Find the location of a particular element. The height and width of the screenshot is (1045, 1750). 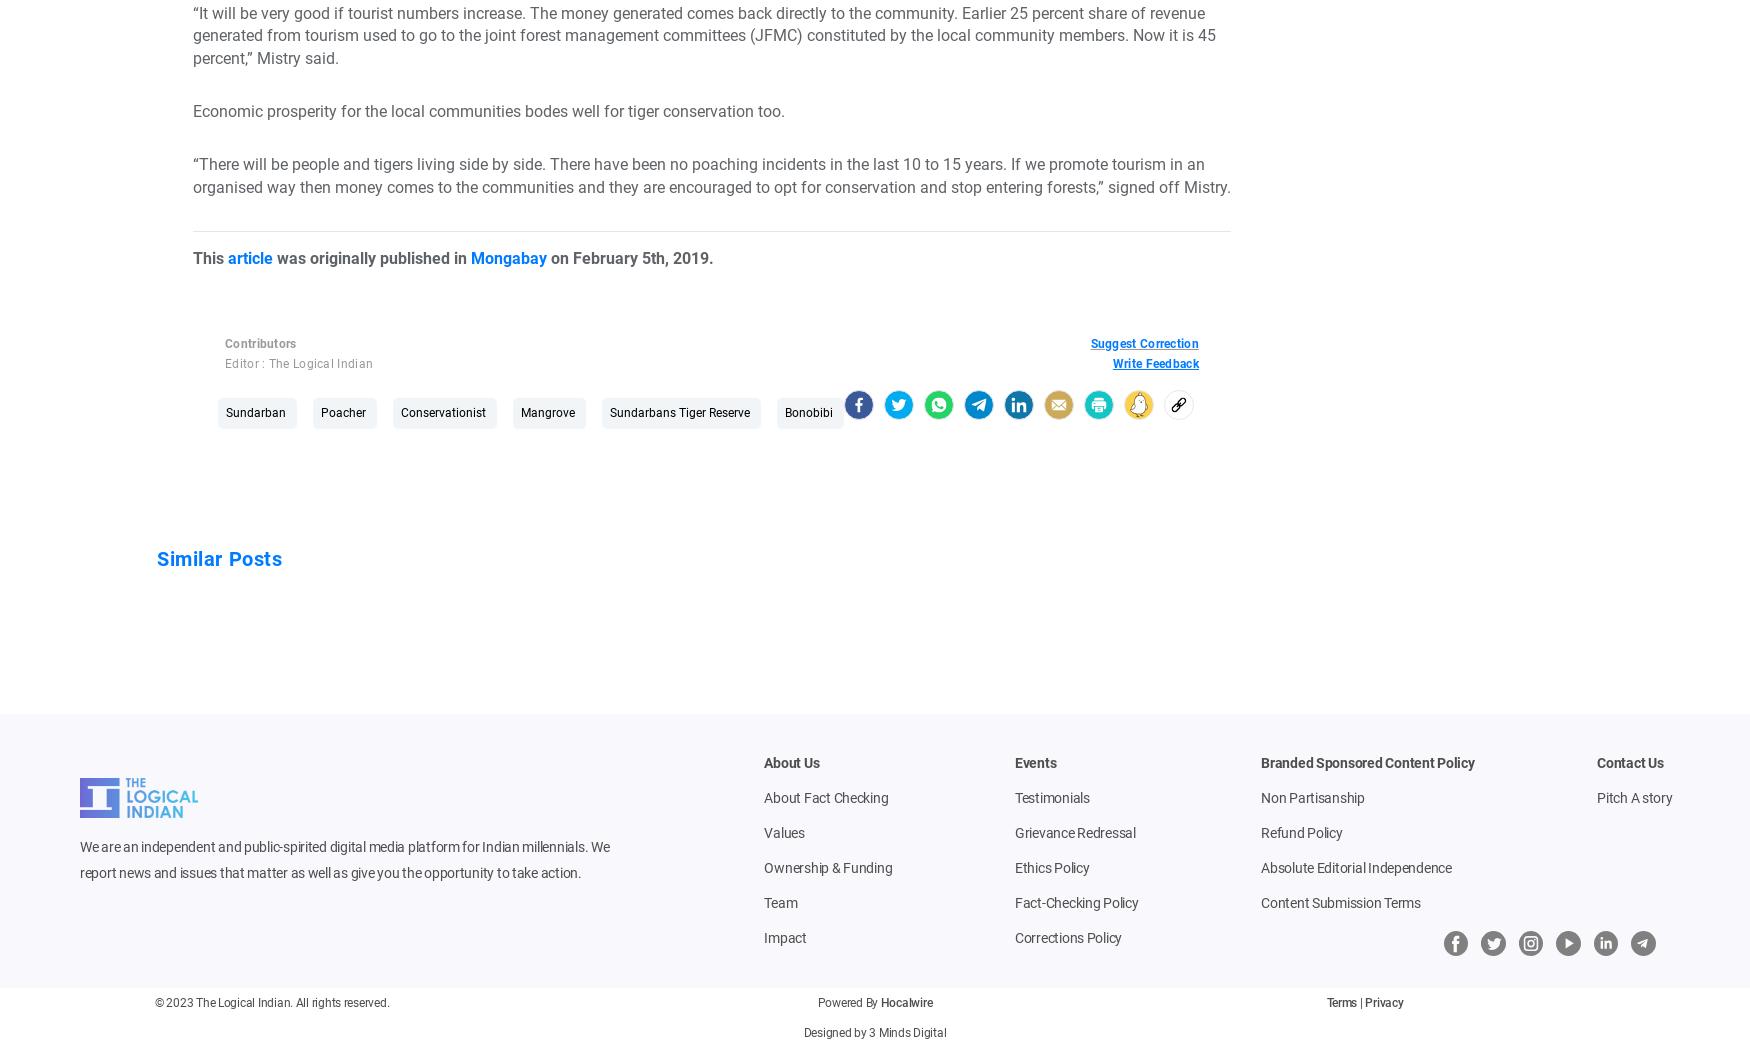

'Absolute Editorial Independence' is located at coordinates (1260, 866).